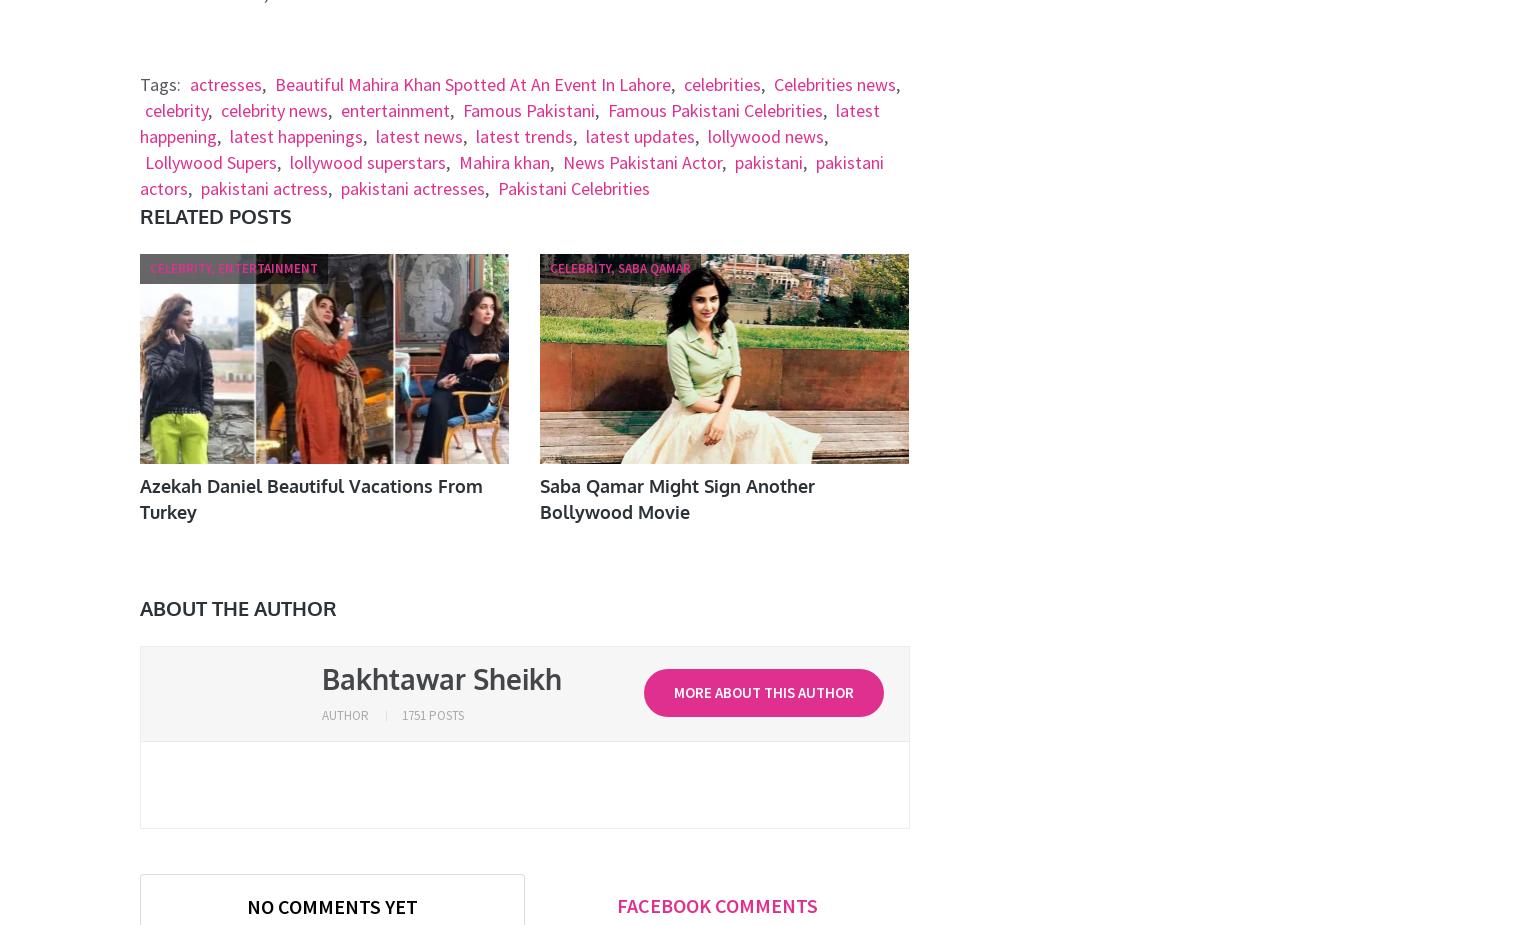  Describe the element at coordinates (273, 109) in the screenshot. I see `'celebrity news'` at that location.